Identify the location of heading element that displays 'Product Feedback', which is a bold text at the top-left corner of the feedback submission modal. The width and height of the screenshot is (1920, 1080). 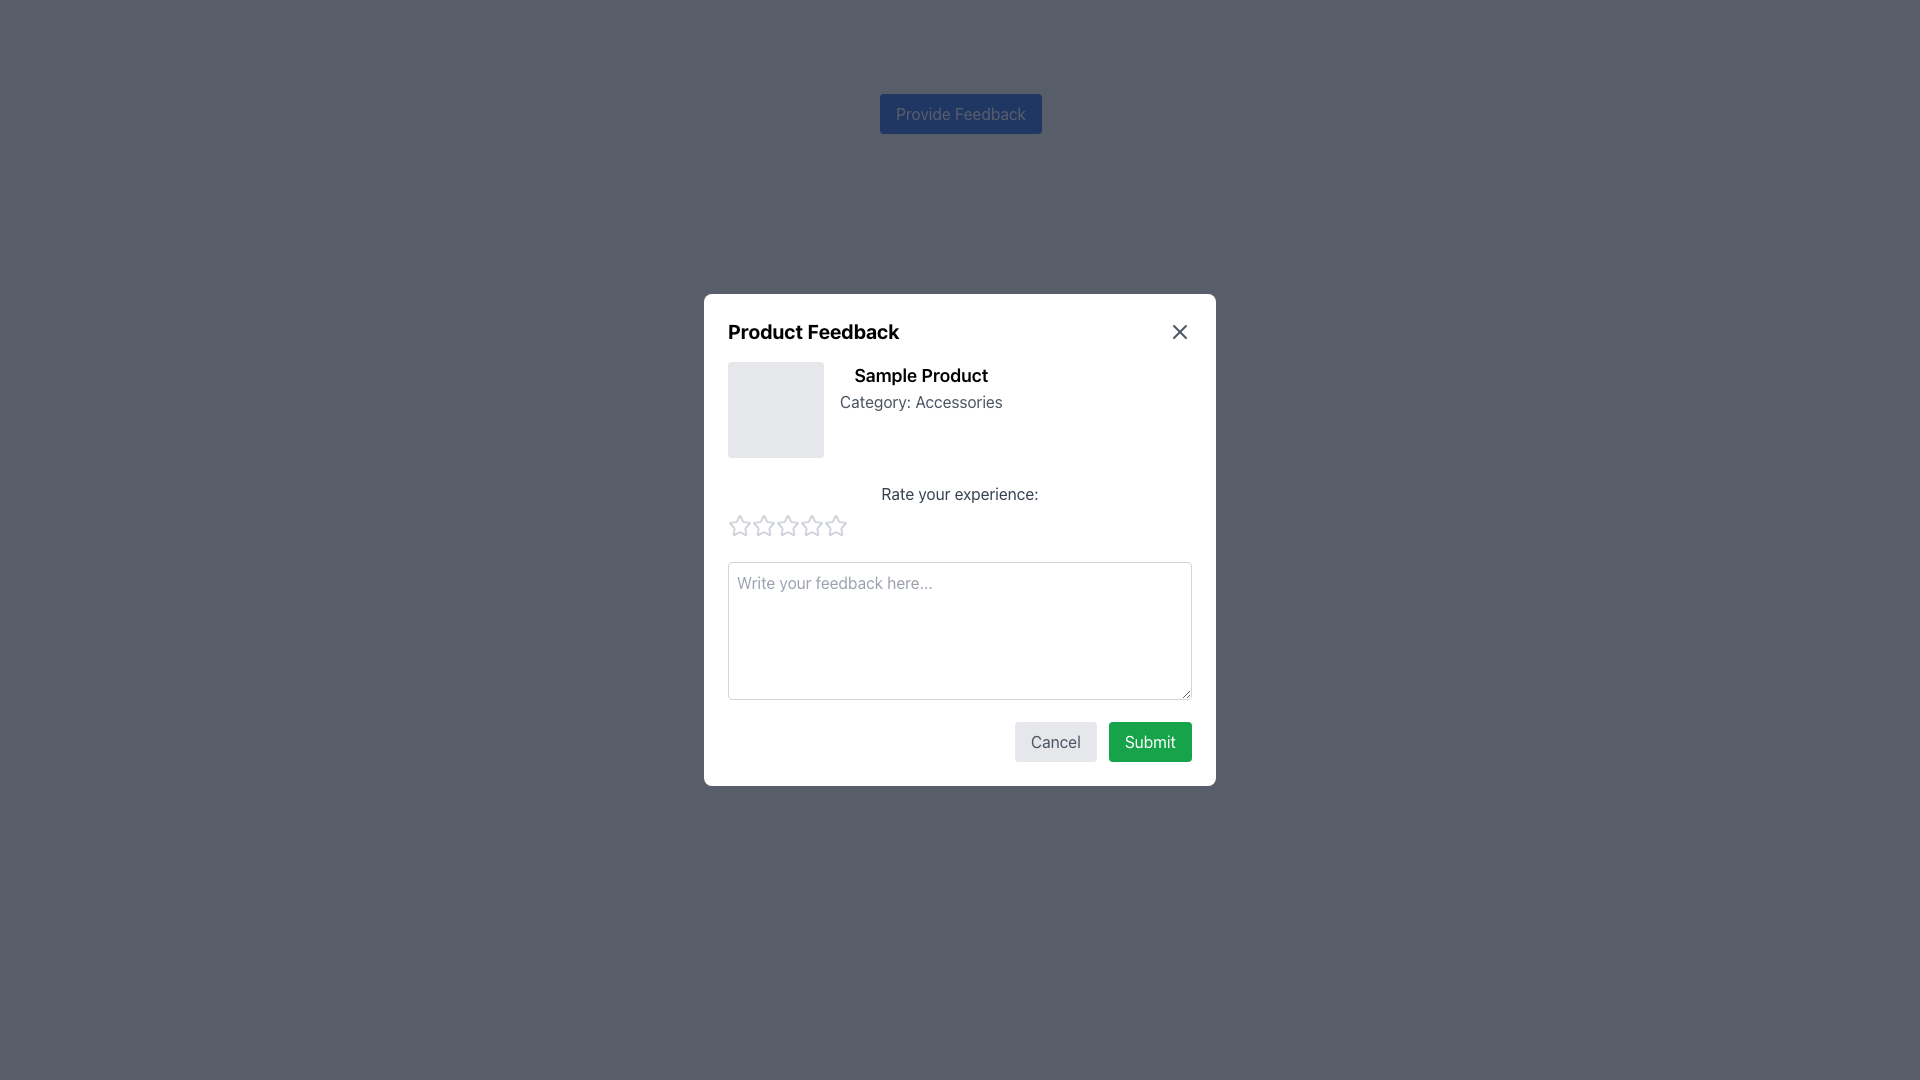
(813, 330).